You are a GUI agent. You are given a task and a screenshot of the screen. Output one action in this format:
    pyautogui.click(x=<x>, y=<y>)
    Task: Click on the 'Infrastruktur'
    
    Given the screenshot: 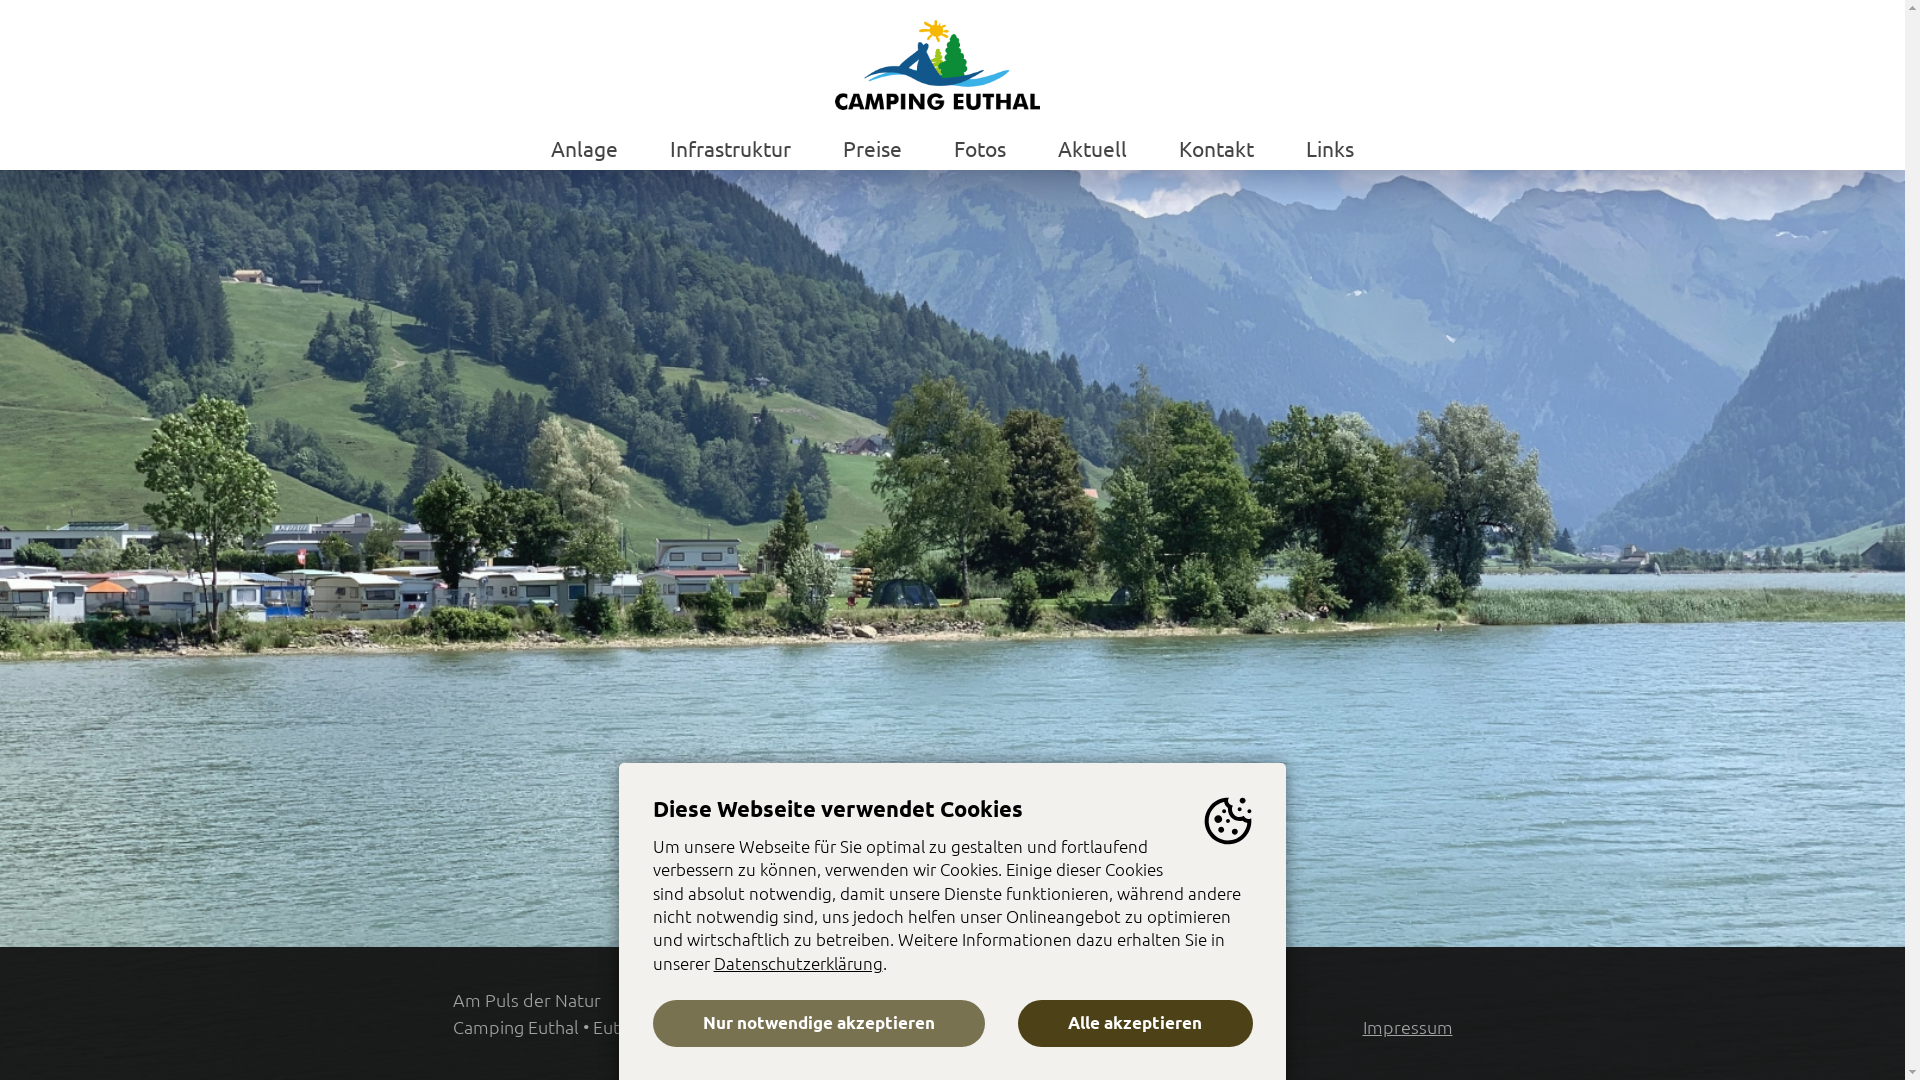 What is the action you would take?
    pyautogui.click(x=729, y=146)
    